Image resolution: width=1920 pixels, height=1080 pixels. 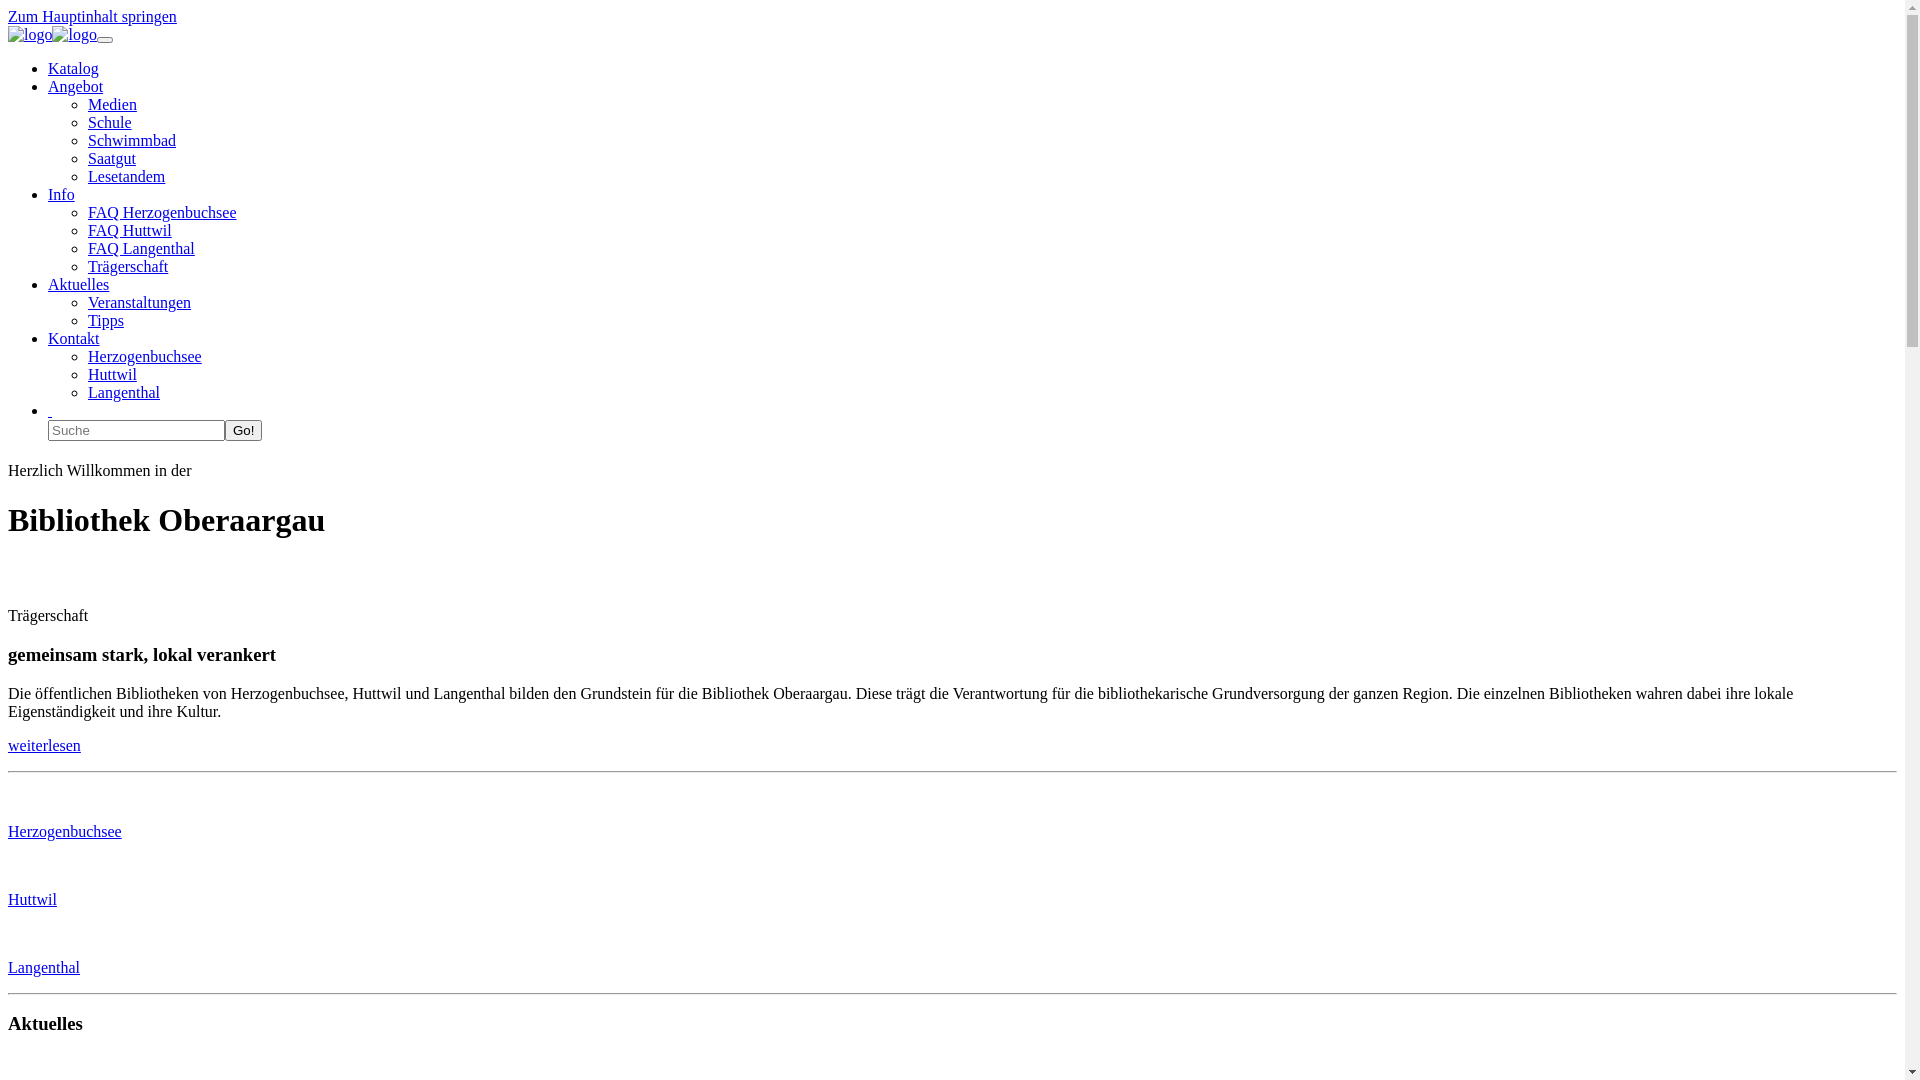 What do you see at coordinates (225, 429) in the screenshot?
I see `'Go!'` at bounding box center [225, 429].